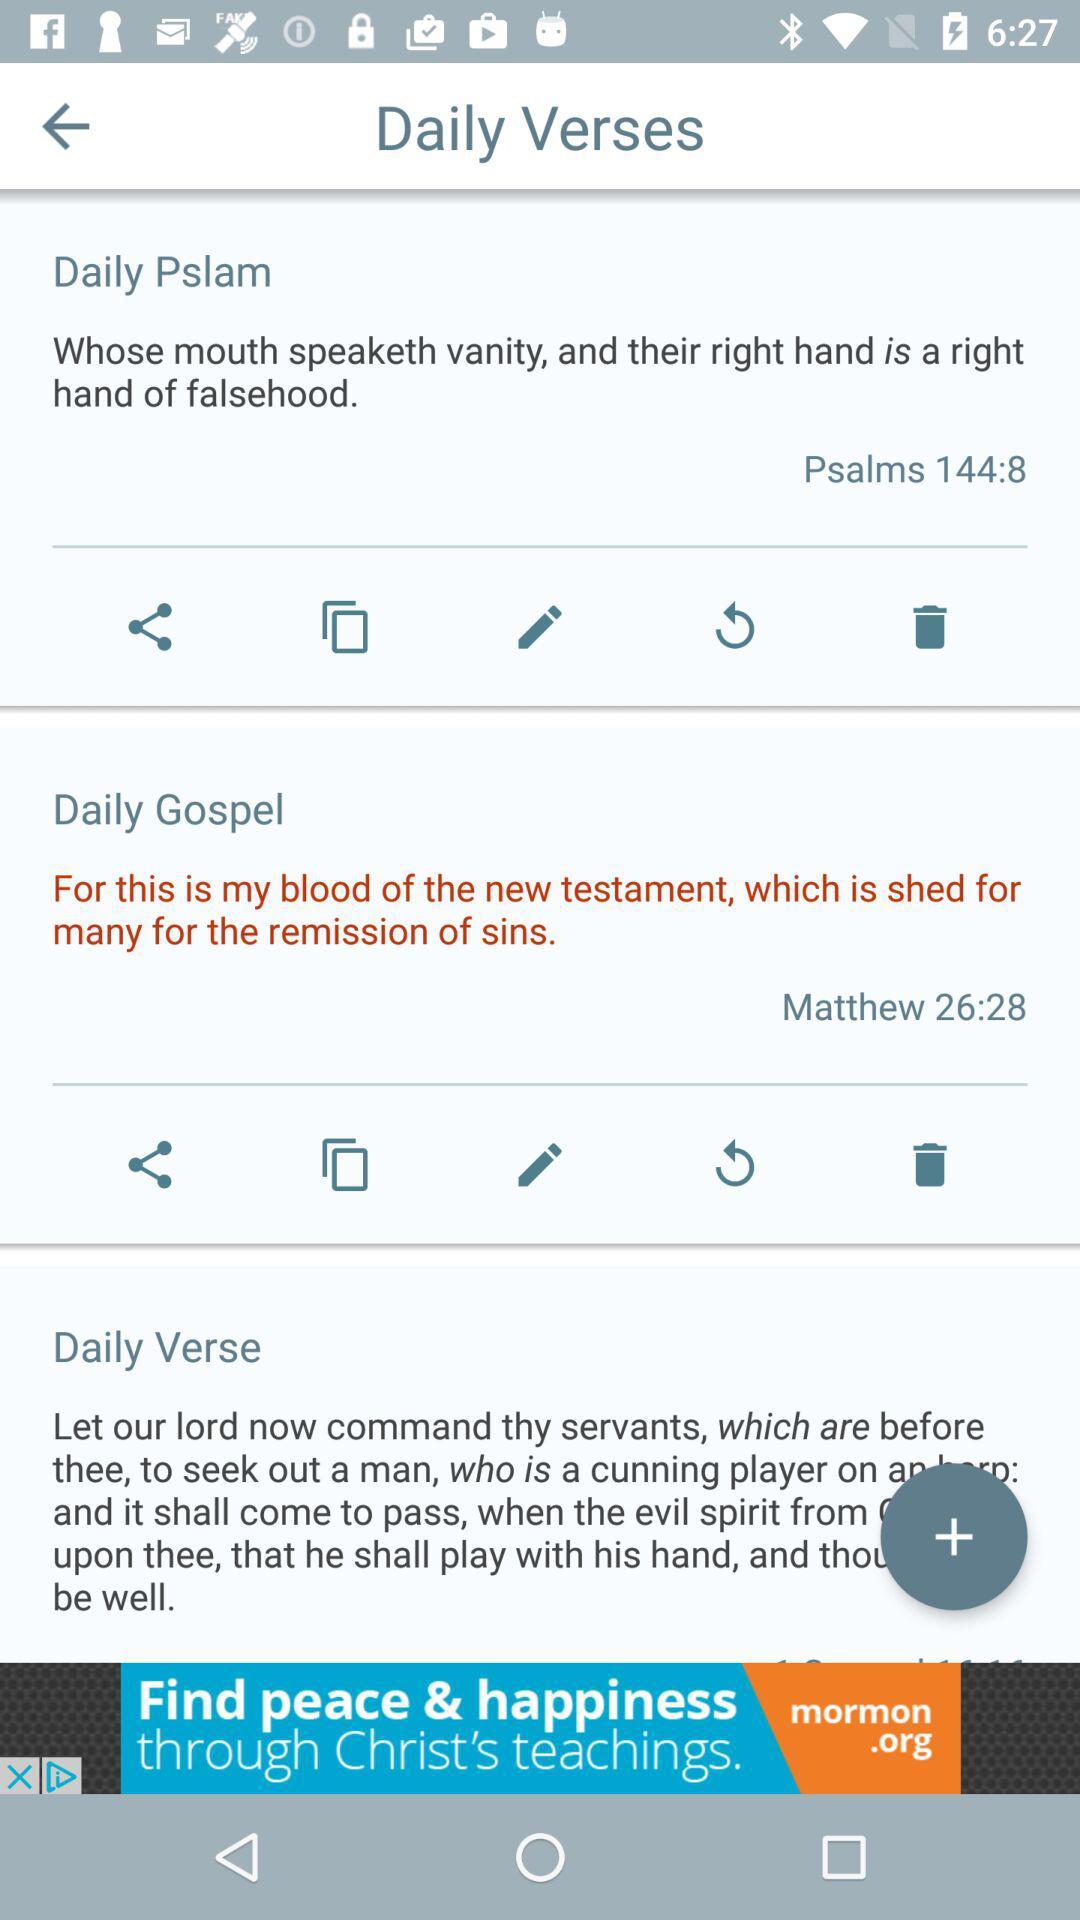 This screenshot has height=1920, width=1080. I want to click on the add icon, so click(952, 1535).